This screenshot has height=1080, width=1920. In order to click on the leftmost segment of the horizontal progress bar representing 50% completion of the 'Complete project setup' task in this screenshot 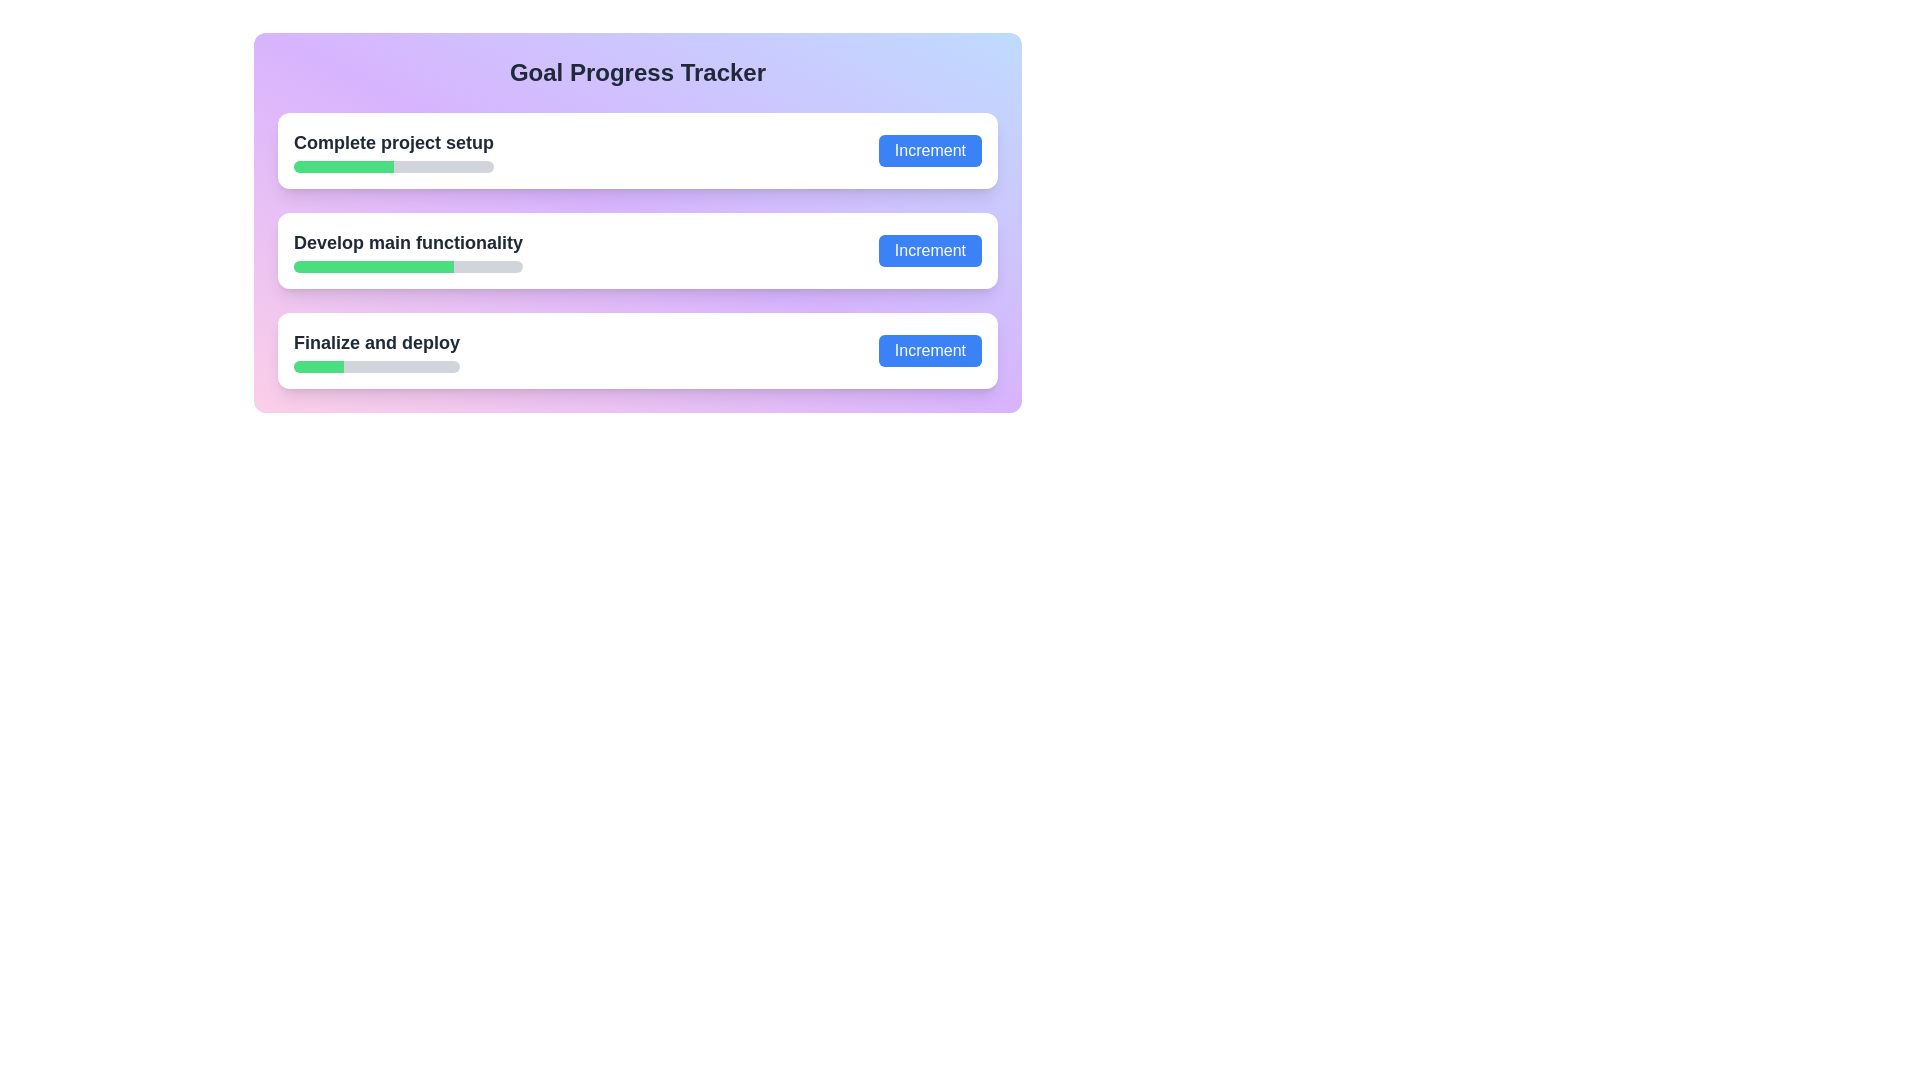, I will do `click(344, 165)`.